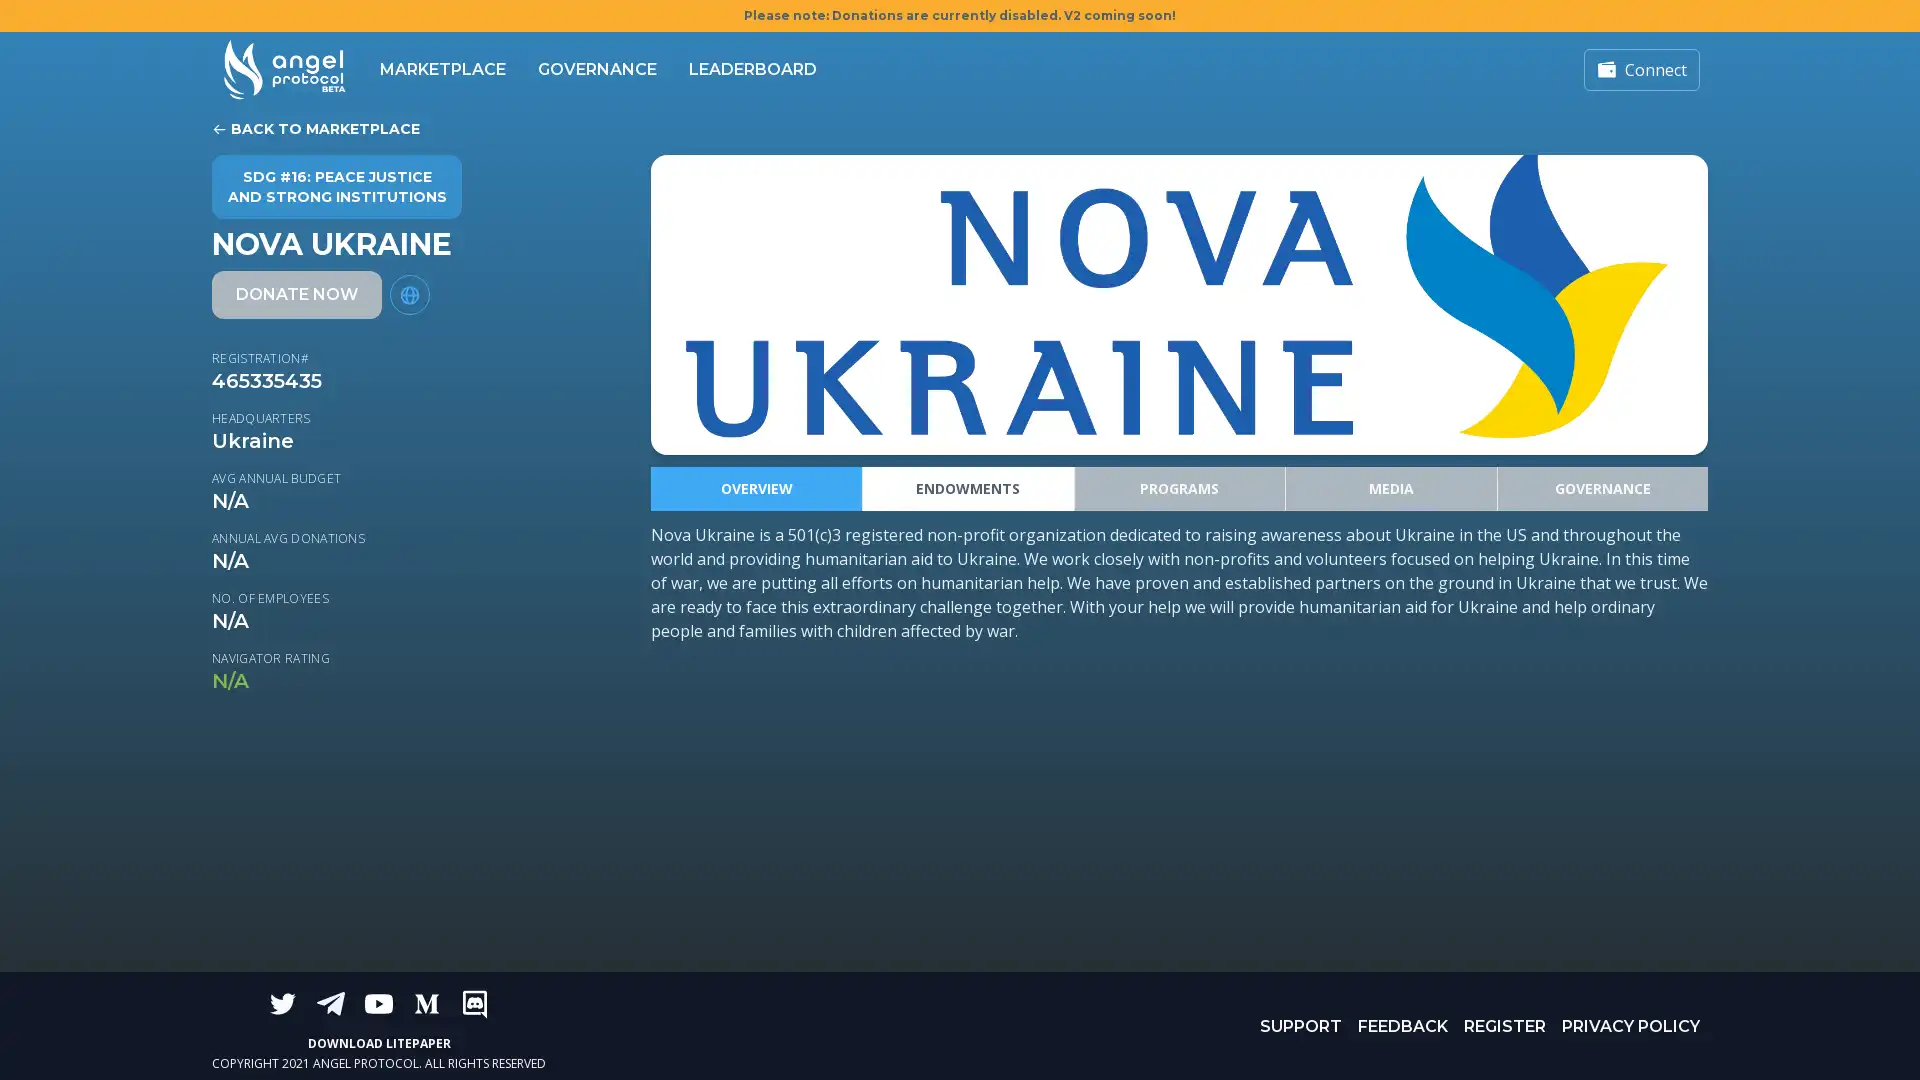 The image size is (1920, 1080). Describe the element at coordinates (296, 294) in the screenshot. I see `DONATE NOW` at that location.